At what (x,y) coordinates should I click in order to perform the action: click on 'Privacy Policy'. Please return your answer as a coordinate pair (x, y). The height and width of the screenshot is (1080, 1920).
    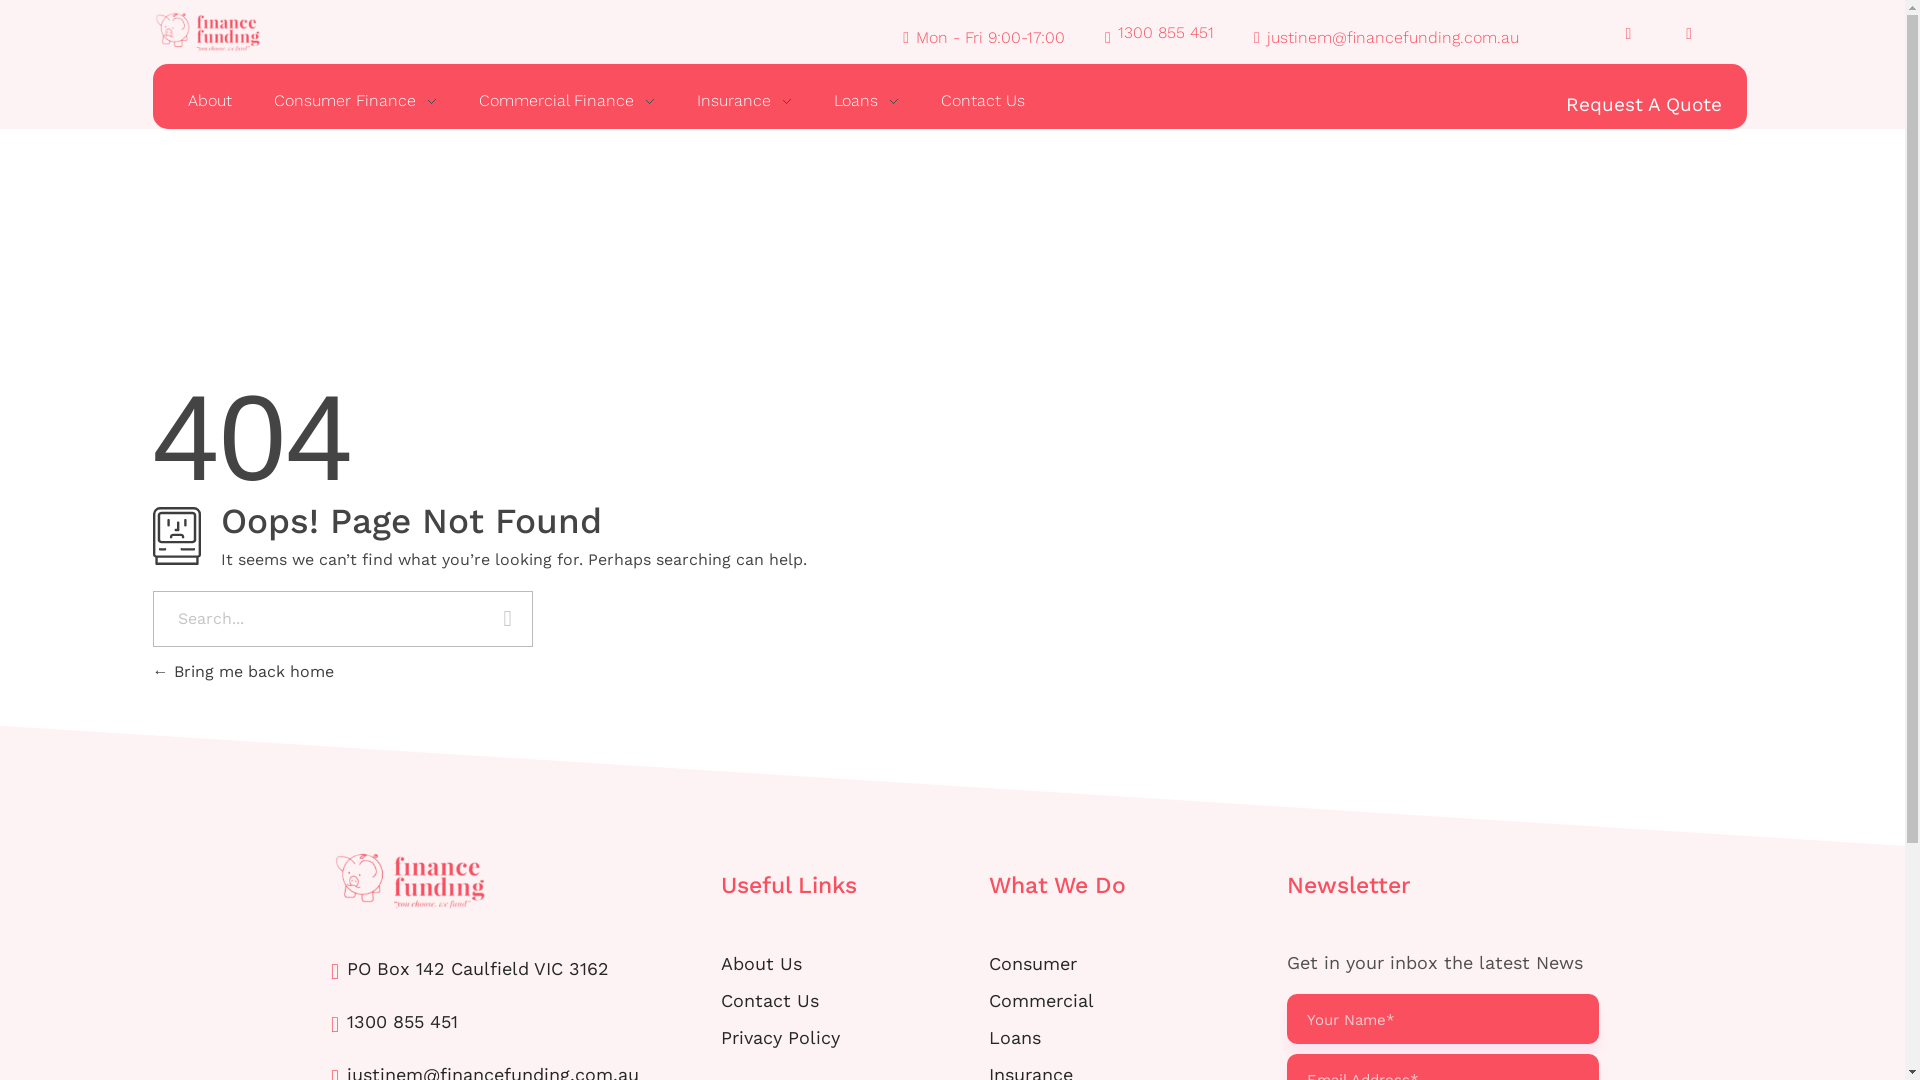
    Looking at the image, I should click on (720, 1036).